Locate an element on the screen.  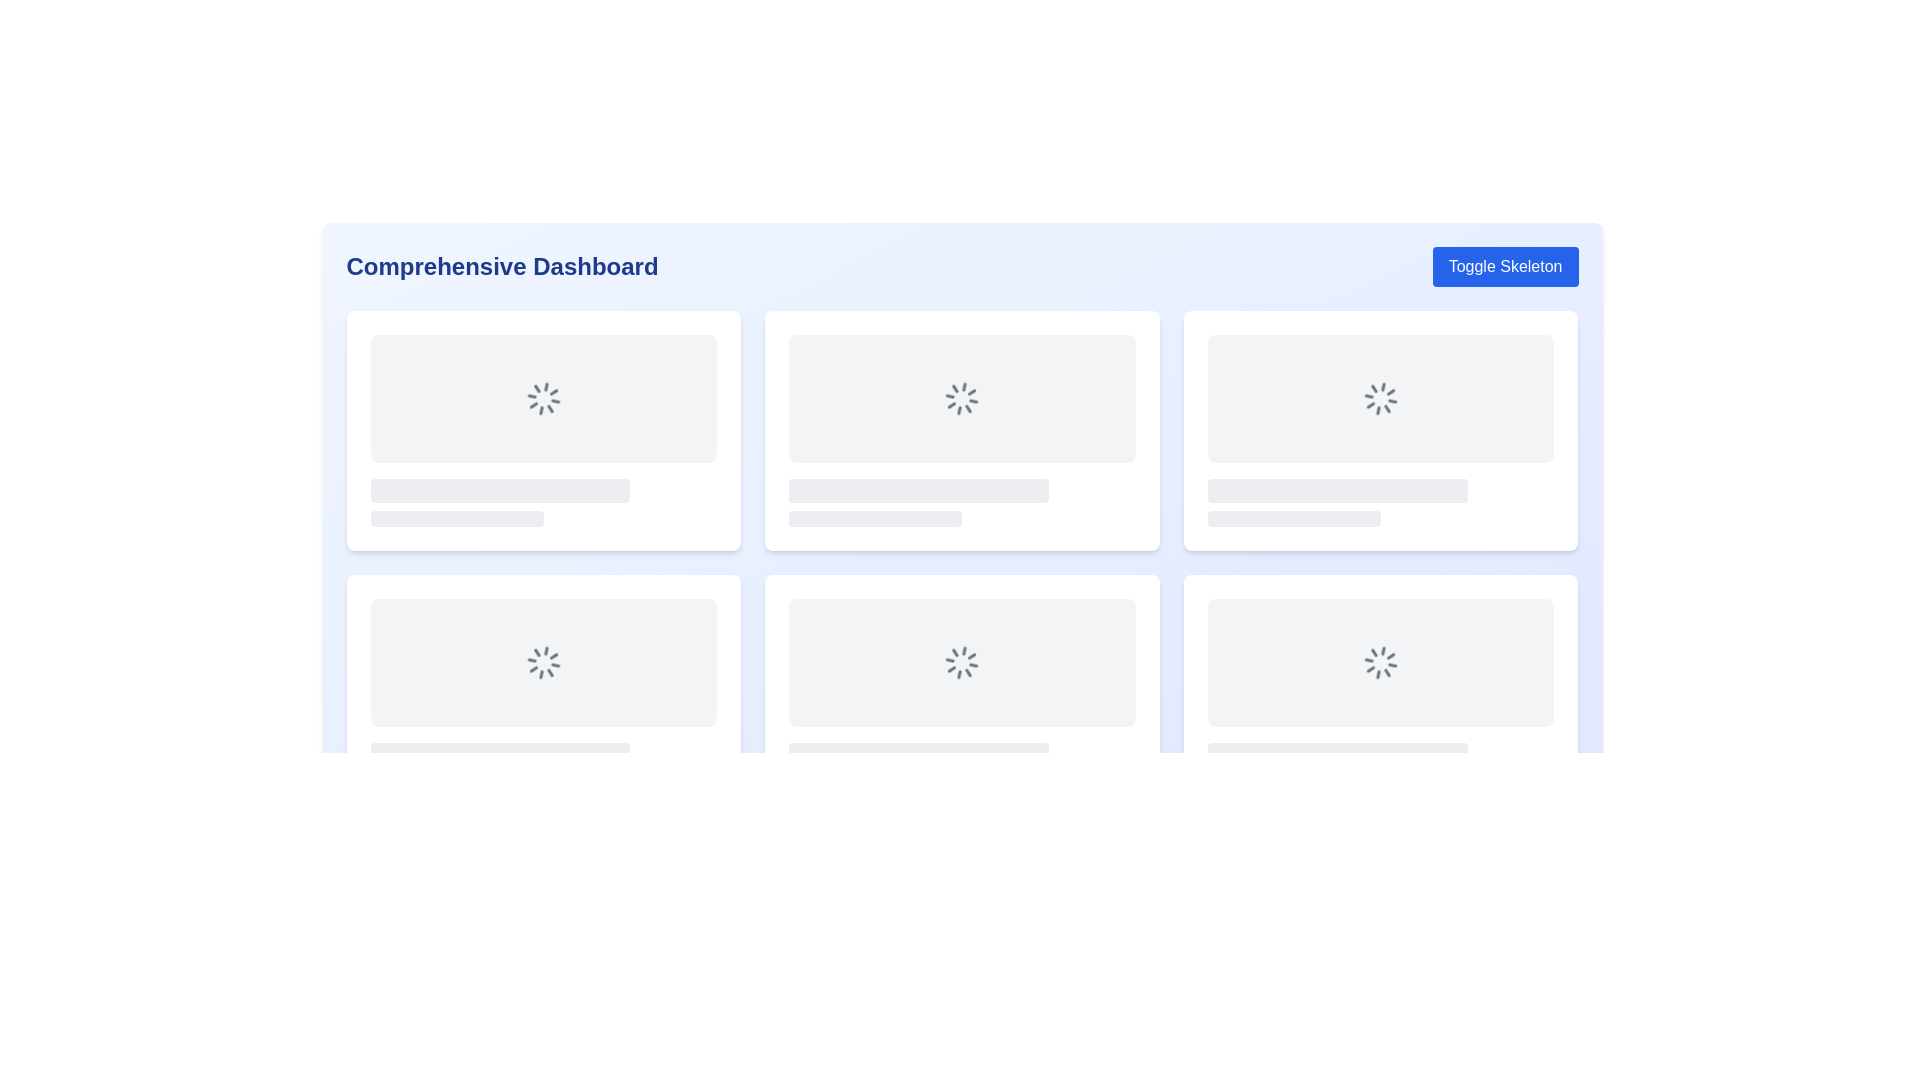
the placeholder card located in the bottom-left position of a grid arrangement, which includes a spinner and dummy content is located at coordinates (543, 693).